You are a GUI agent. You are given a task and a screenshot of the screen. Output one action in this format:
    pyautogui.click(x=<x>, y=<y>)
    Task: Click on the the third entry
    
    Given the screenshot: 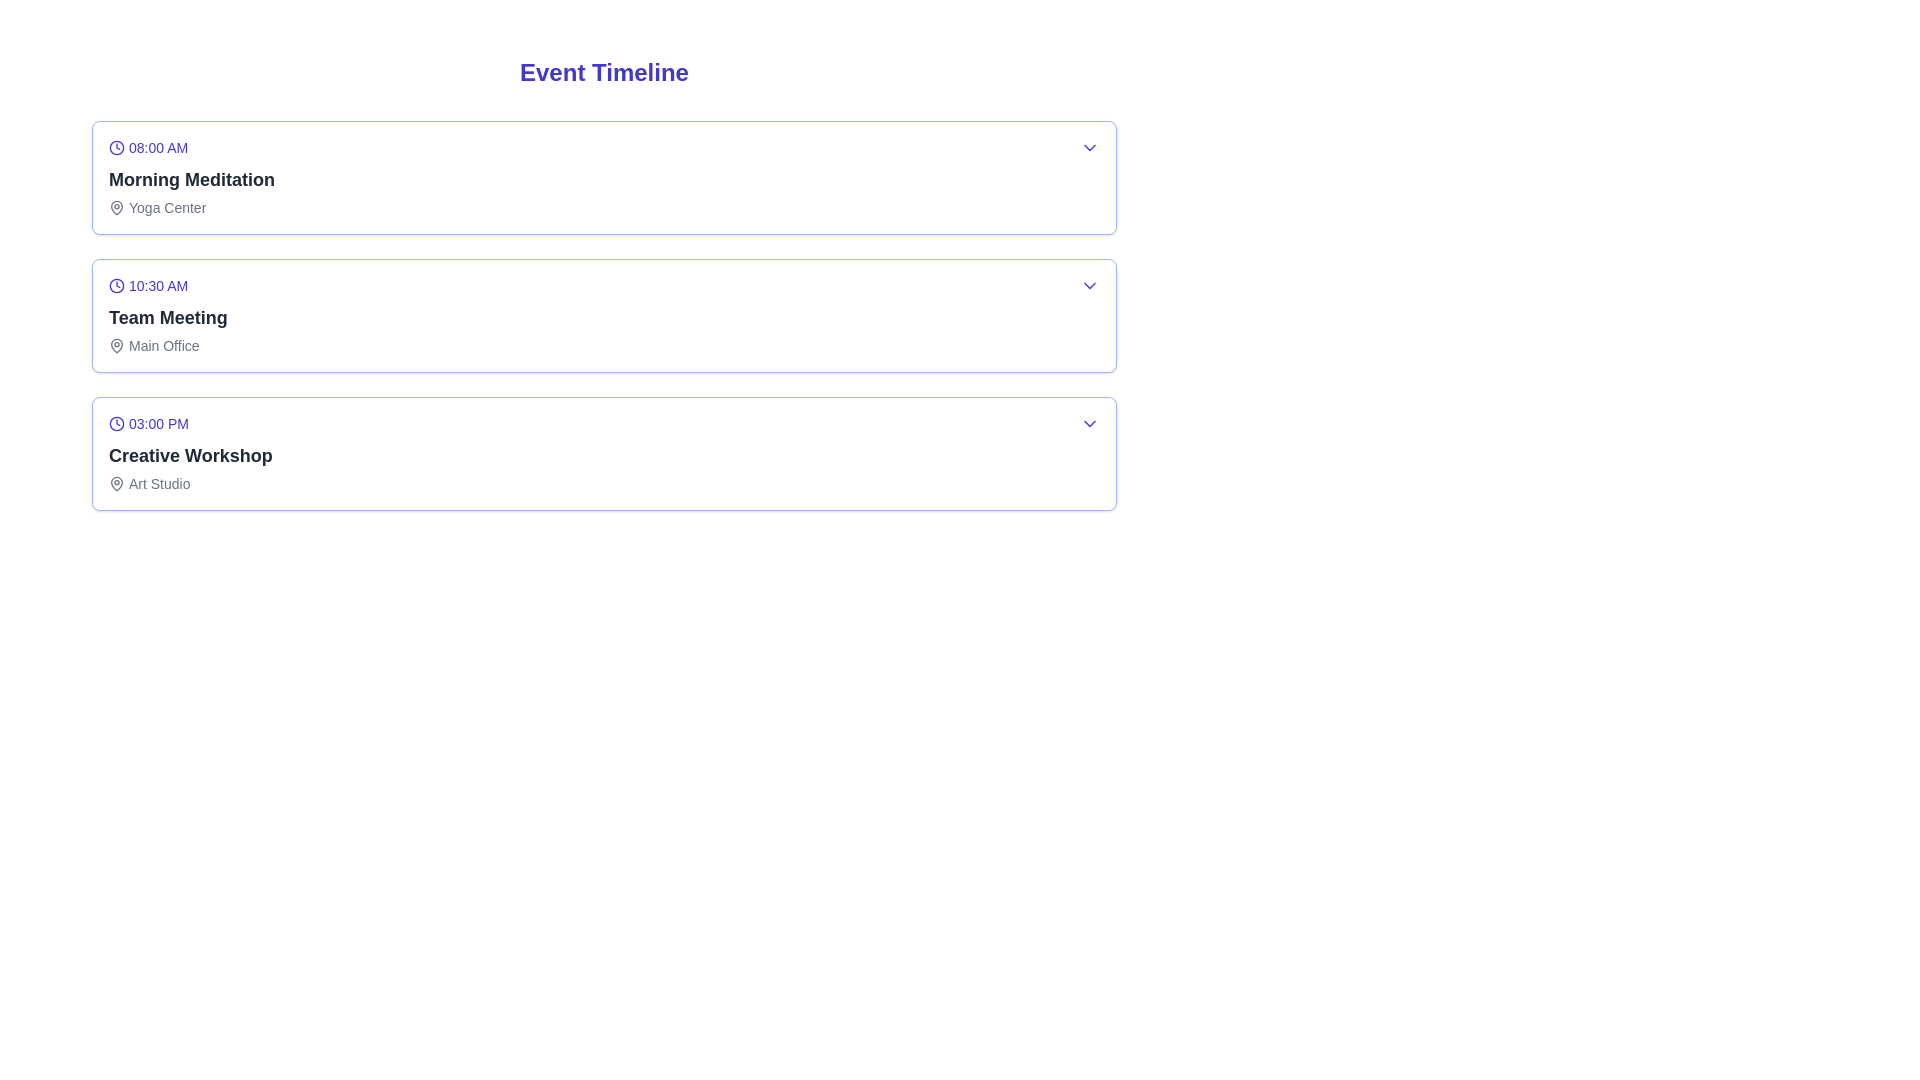 What is the action you would take?
    pyautogui.click(x=190, y=454)
    